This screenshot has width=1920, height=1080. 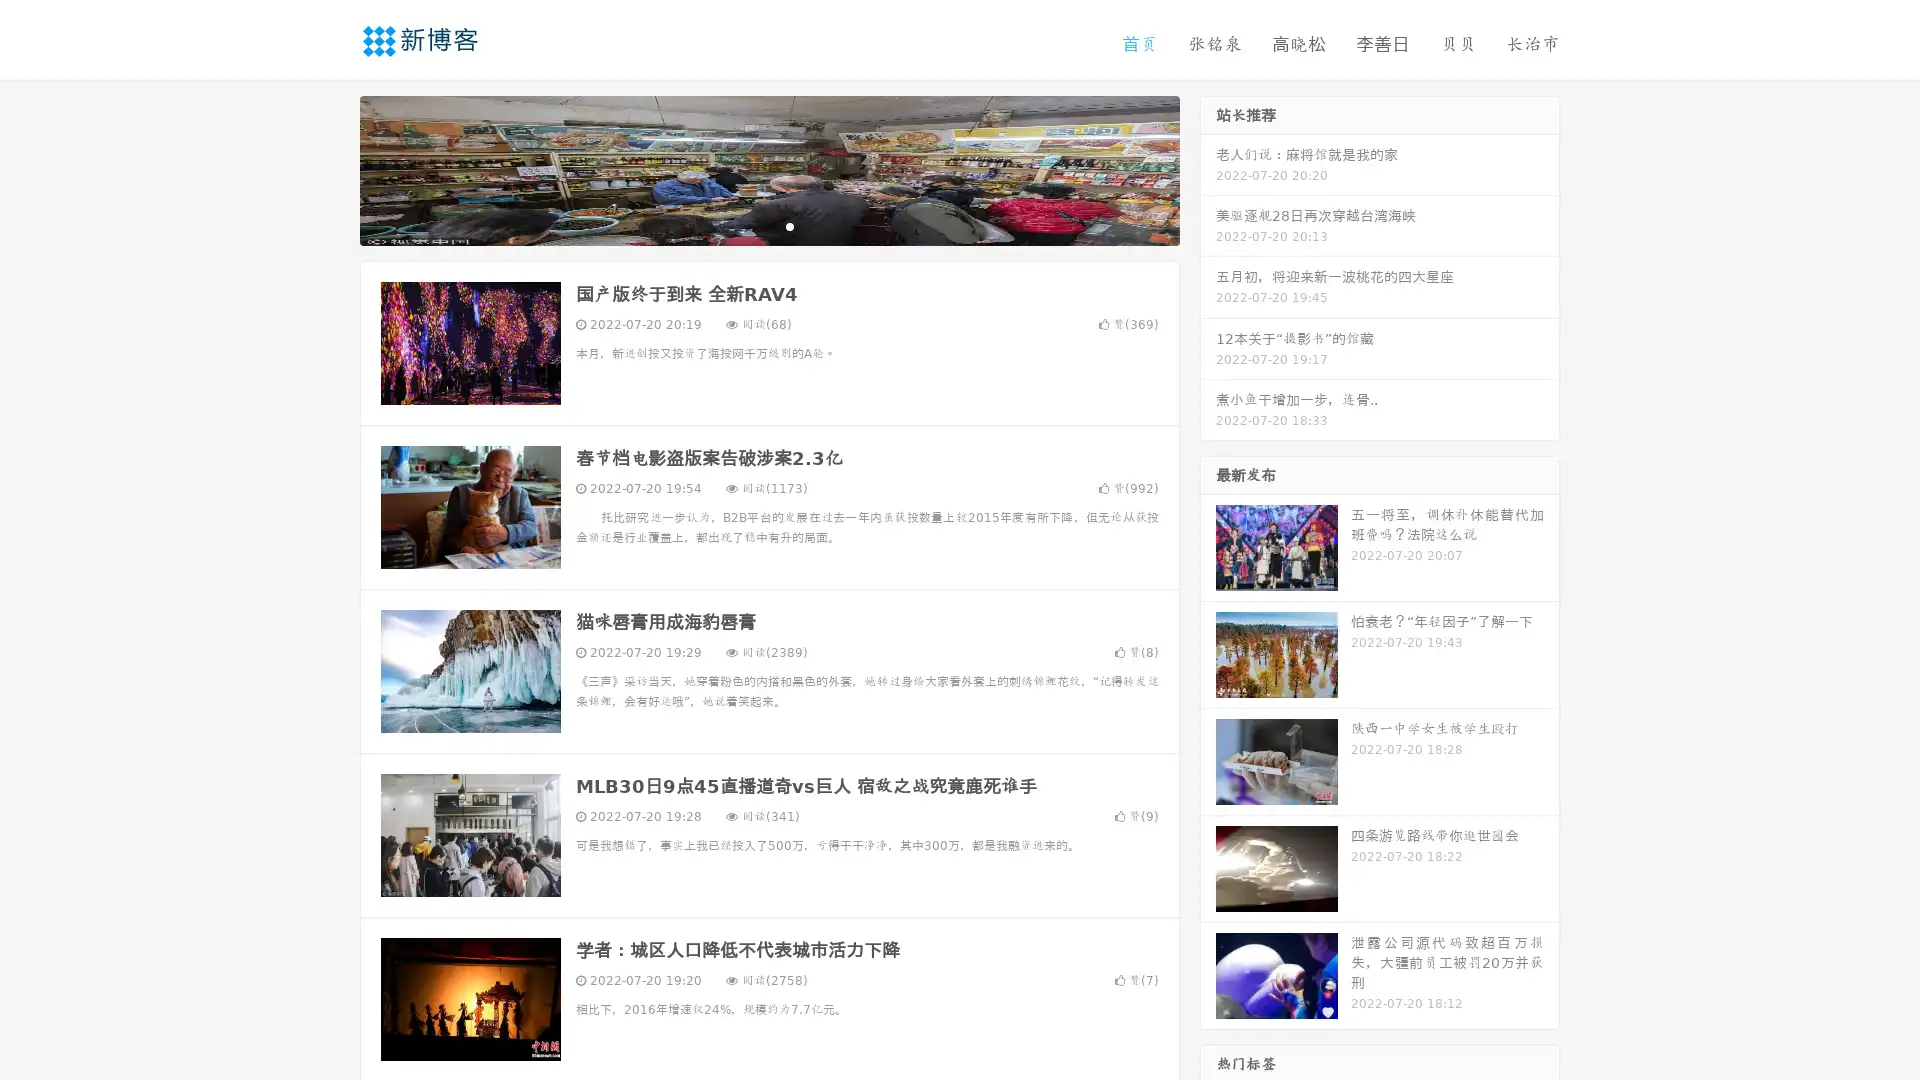 I want to click on Go to slide 2, so click(x=768, y=225).